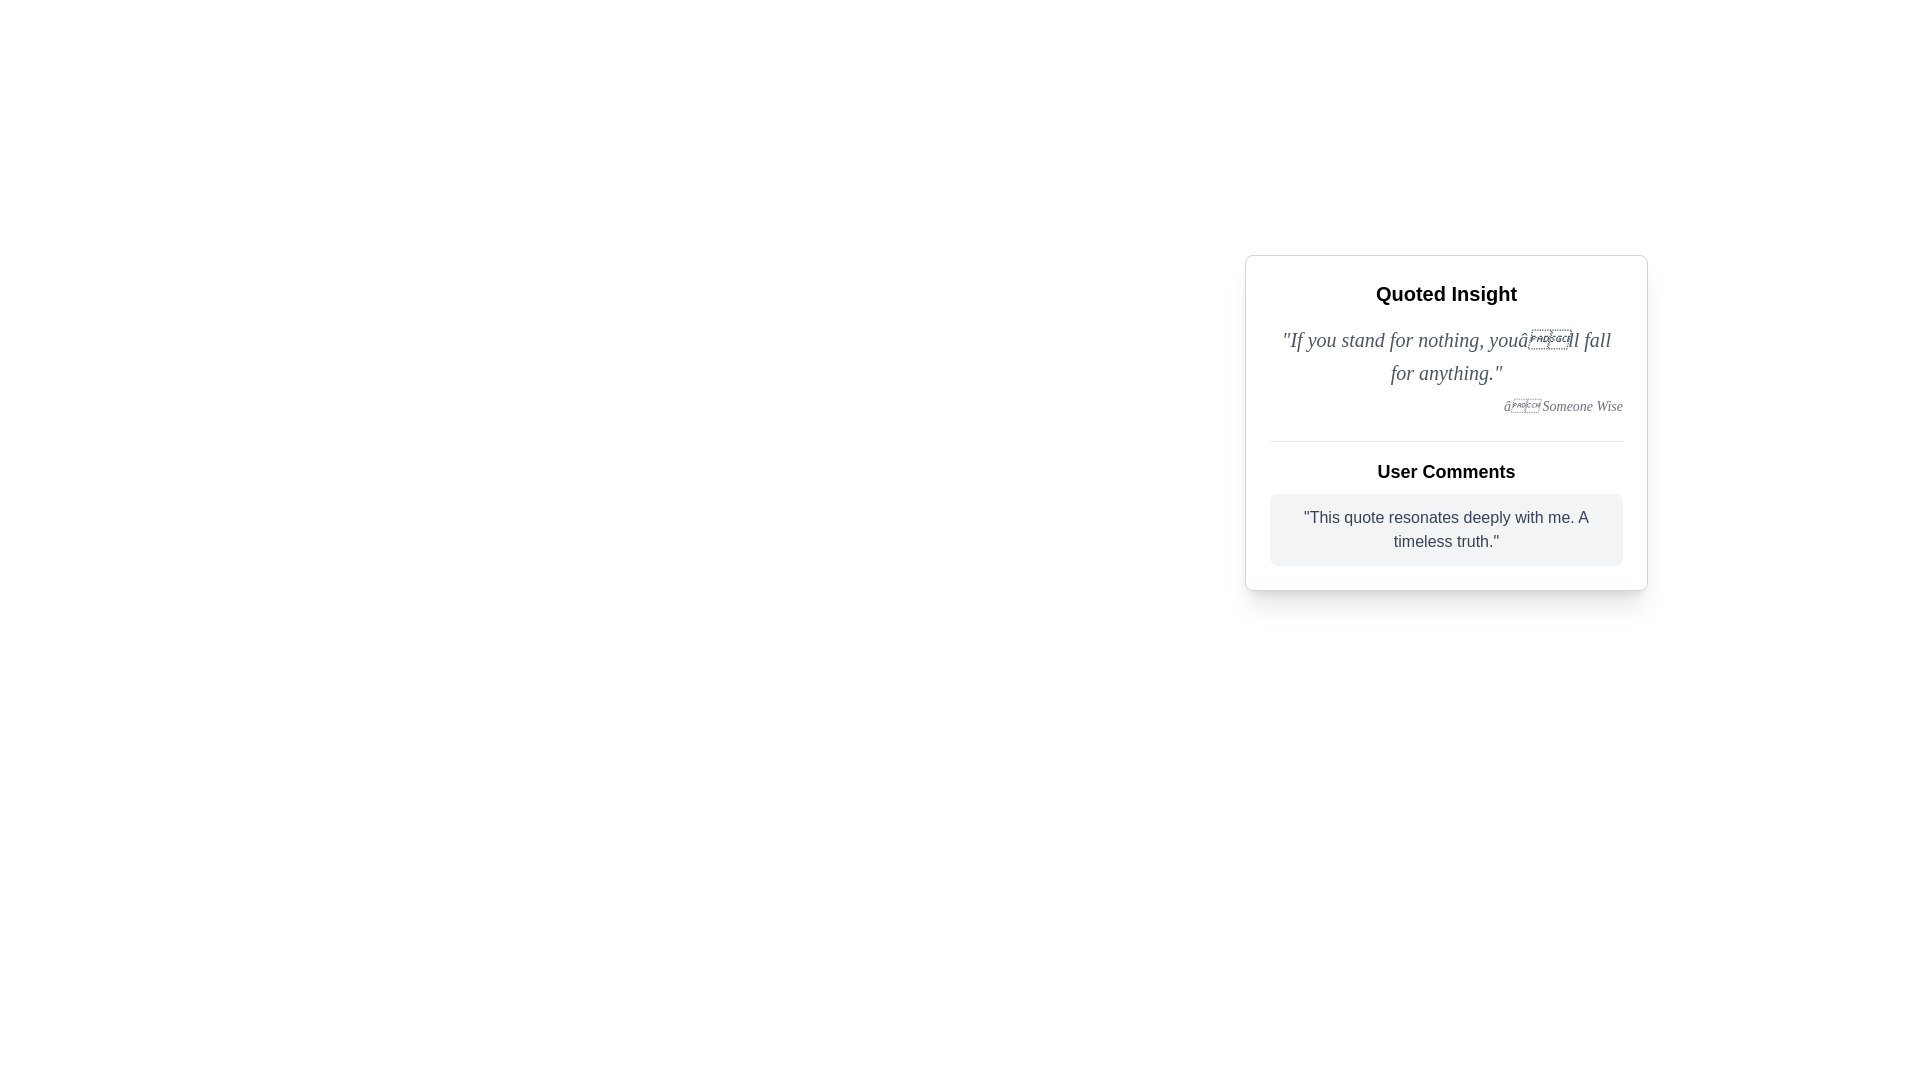 The height and width of the screenshot is (1080, 1920). Describe the element at coordinates (1446, 471) in the screenshot. I see `the Text heading that designates the section for user comments or feedback, which is centrally aligned above the user quote element` at that location.